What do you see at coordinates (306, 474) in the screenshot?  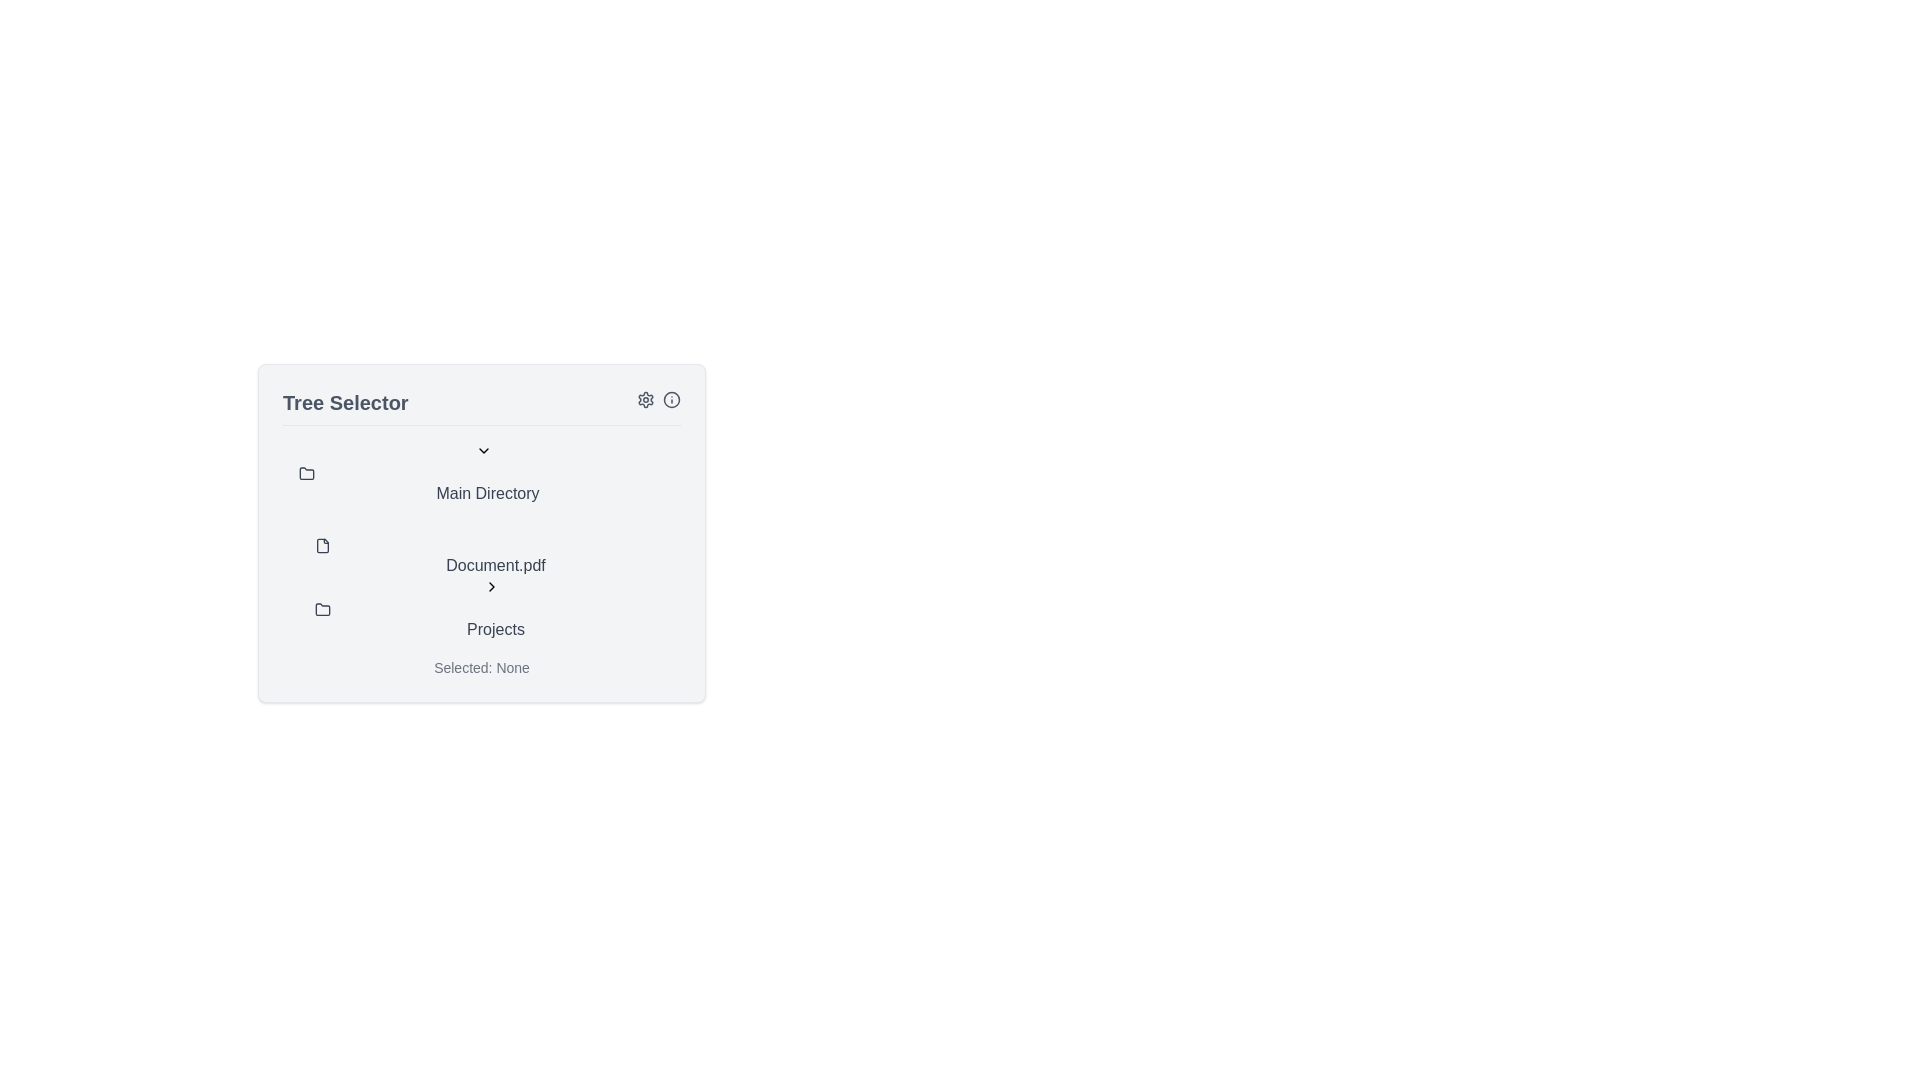 I see `the folder icon located to the left of the 'Main Directory' text in the tree selector interface` at bounding box center [306, 474].